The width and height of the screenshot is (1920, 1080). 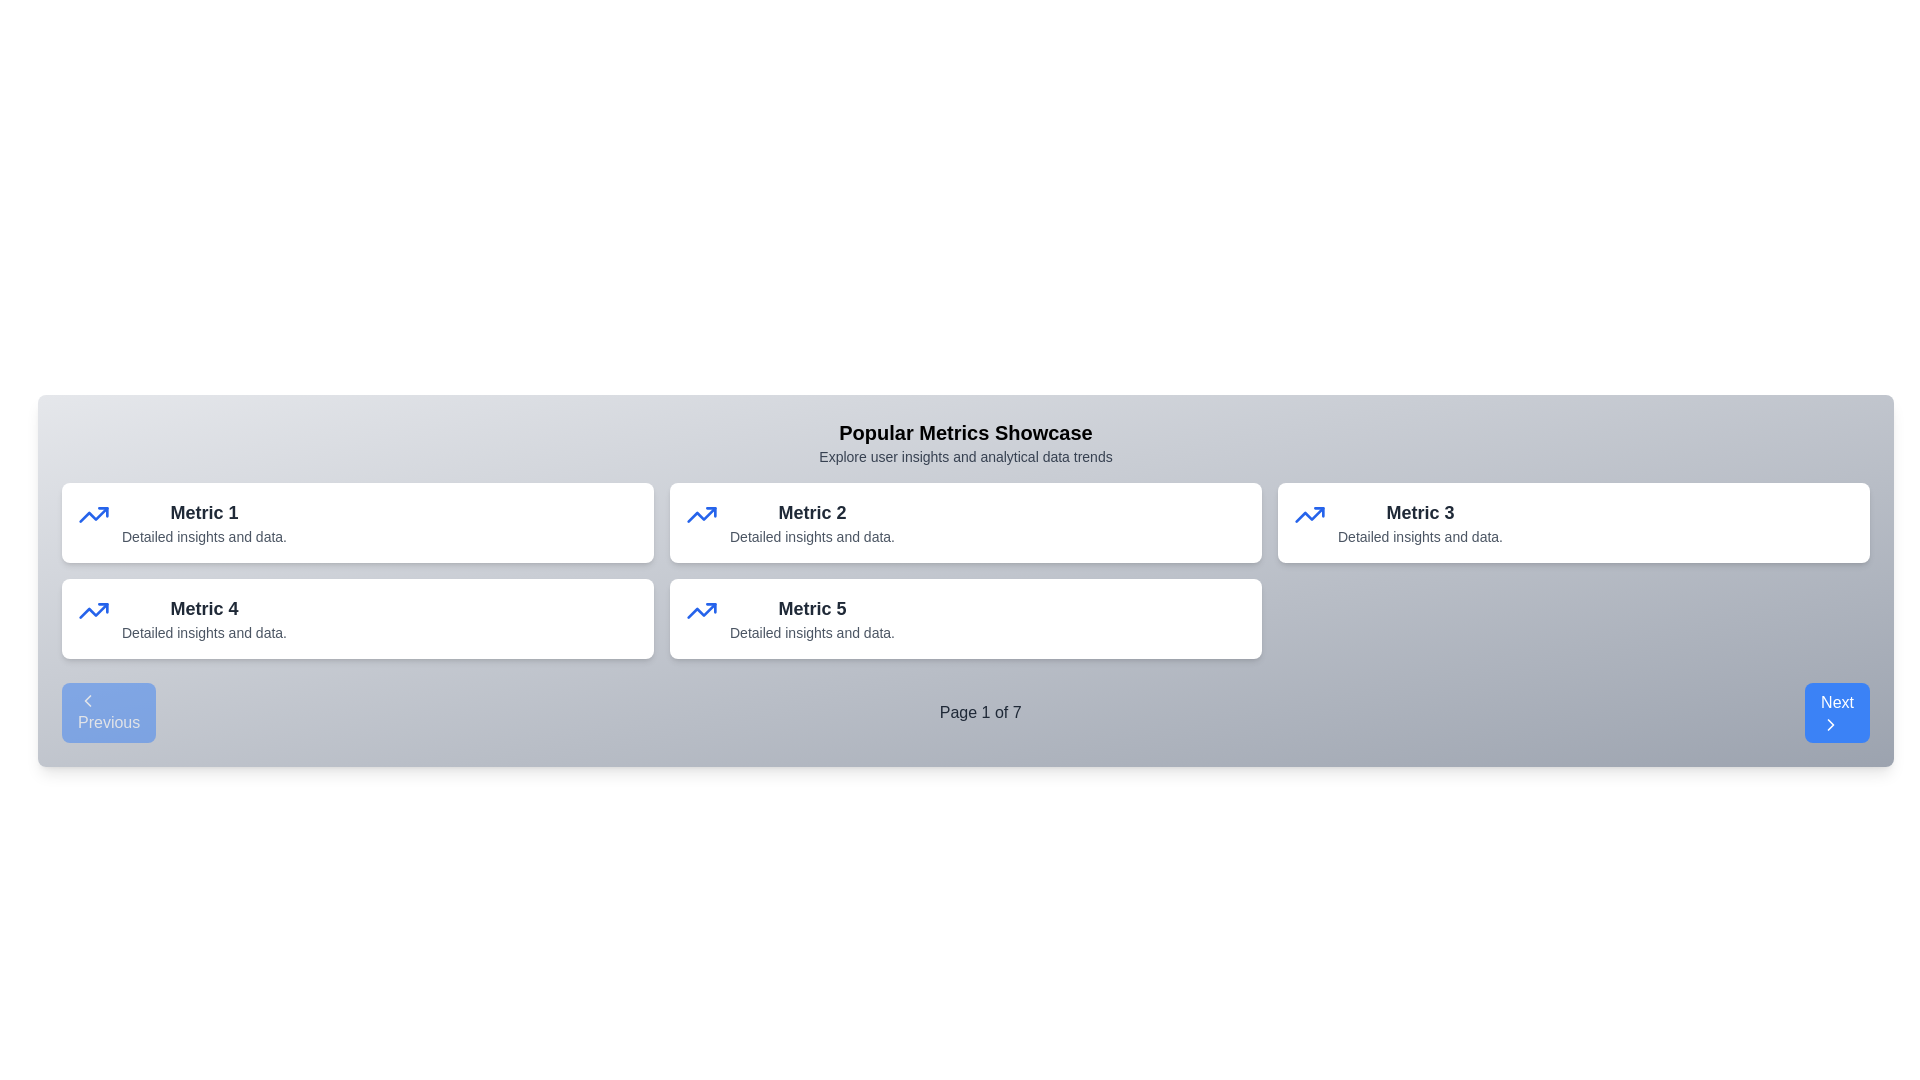 I want to click on the text in the 'Metric 1' heading, which is a bold, large font text label located at the top of the first column in the metrics grid, so click(x=204, y=512).